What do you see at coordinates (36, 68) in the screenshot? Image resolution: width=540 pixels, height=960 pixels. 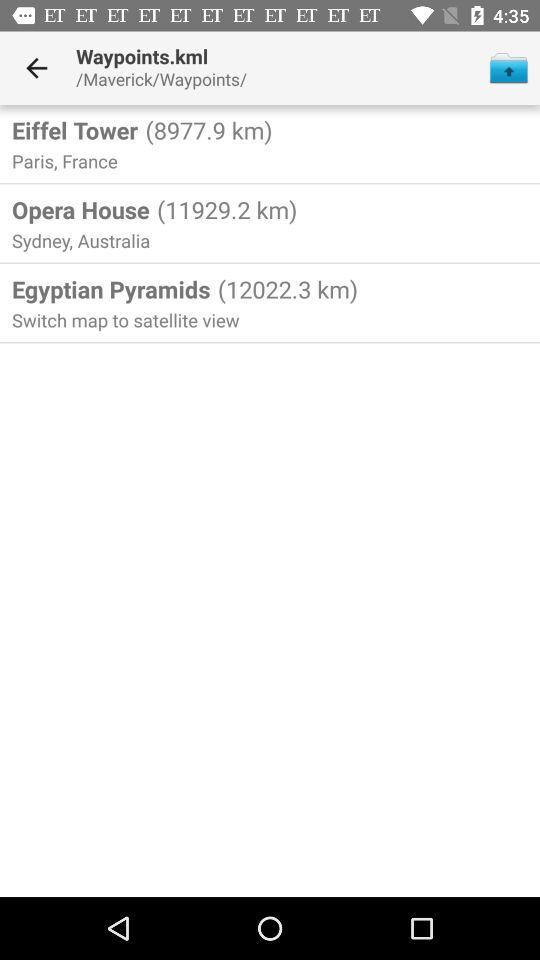 I see `the icon to the left of the waypoints.kml` at bounding box center [36, 68].